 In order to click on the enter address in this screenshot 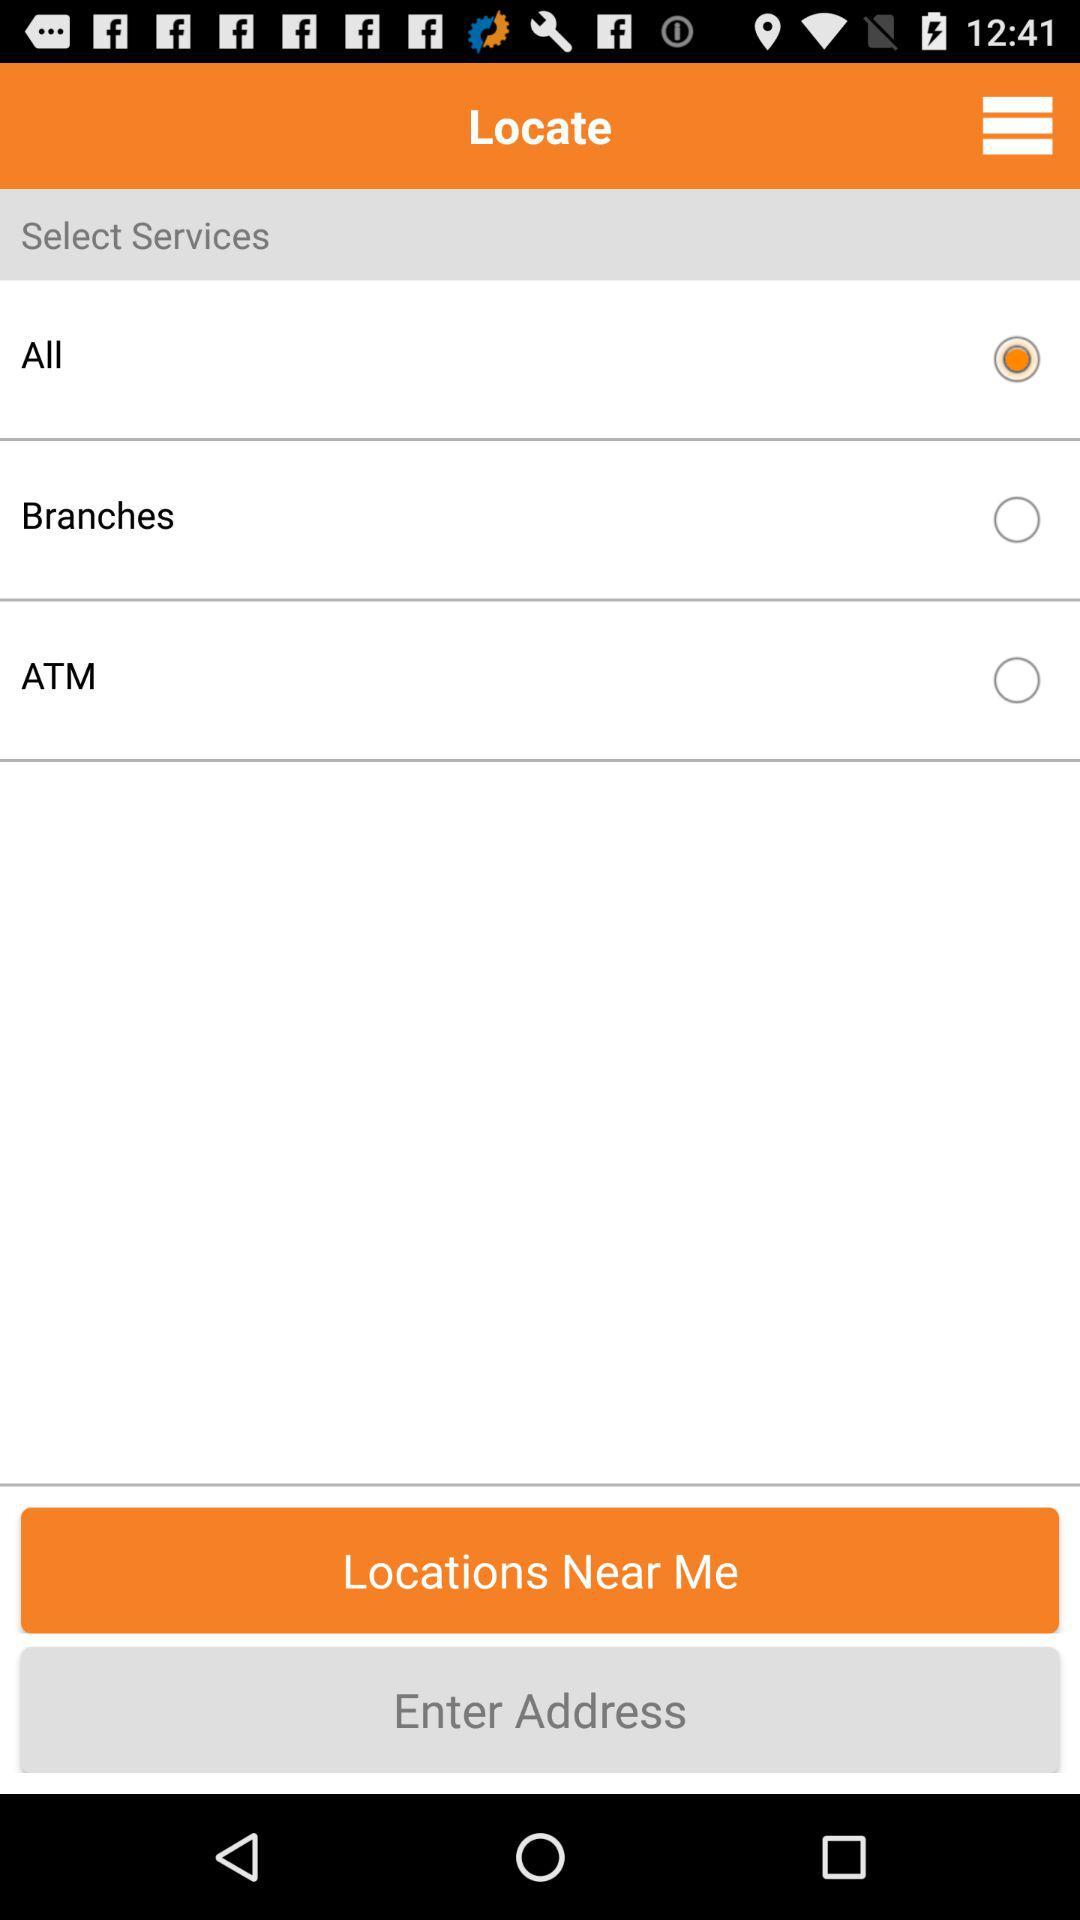, I will do `click(540, 1708)`.